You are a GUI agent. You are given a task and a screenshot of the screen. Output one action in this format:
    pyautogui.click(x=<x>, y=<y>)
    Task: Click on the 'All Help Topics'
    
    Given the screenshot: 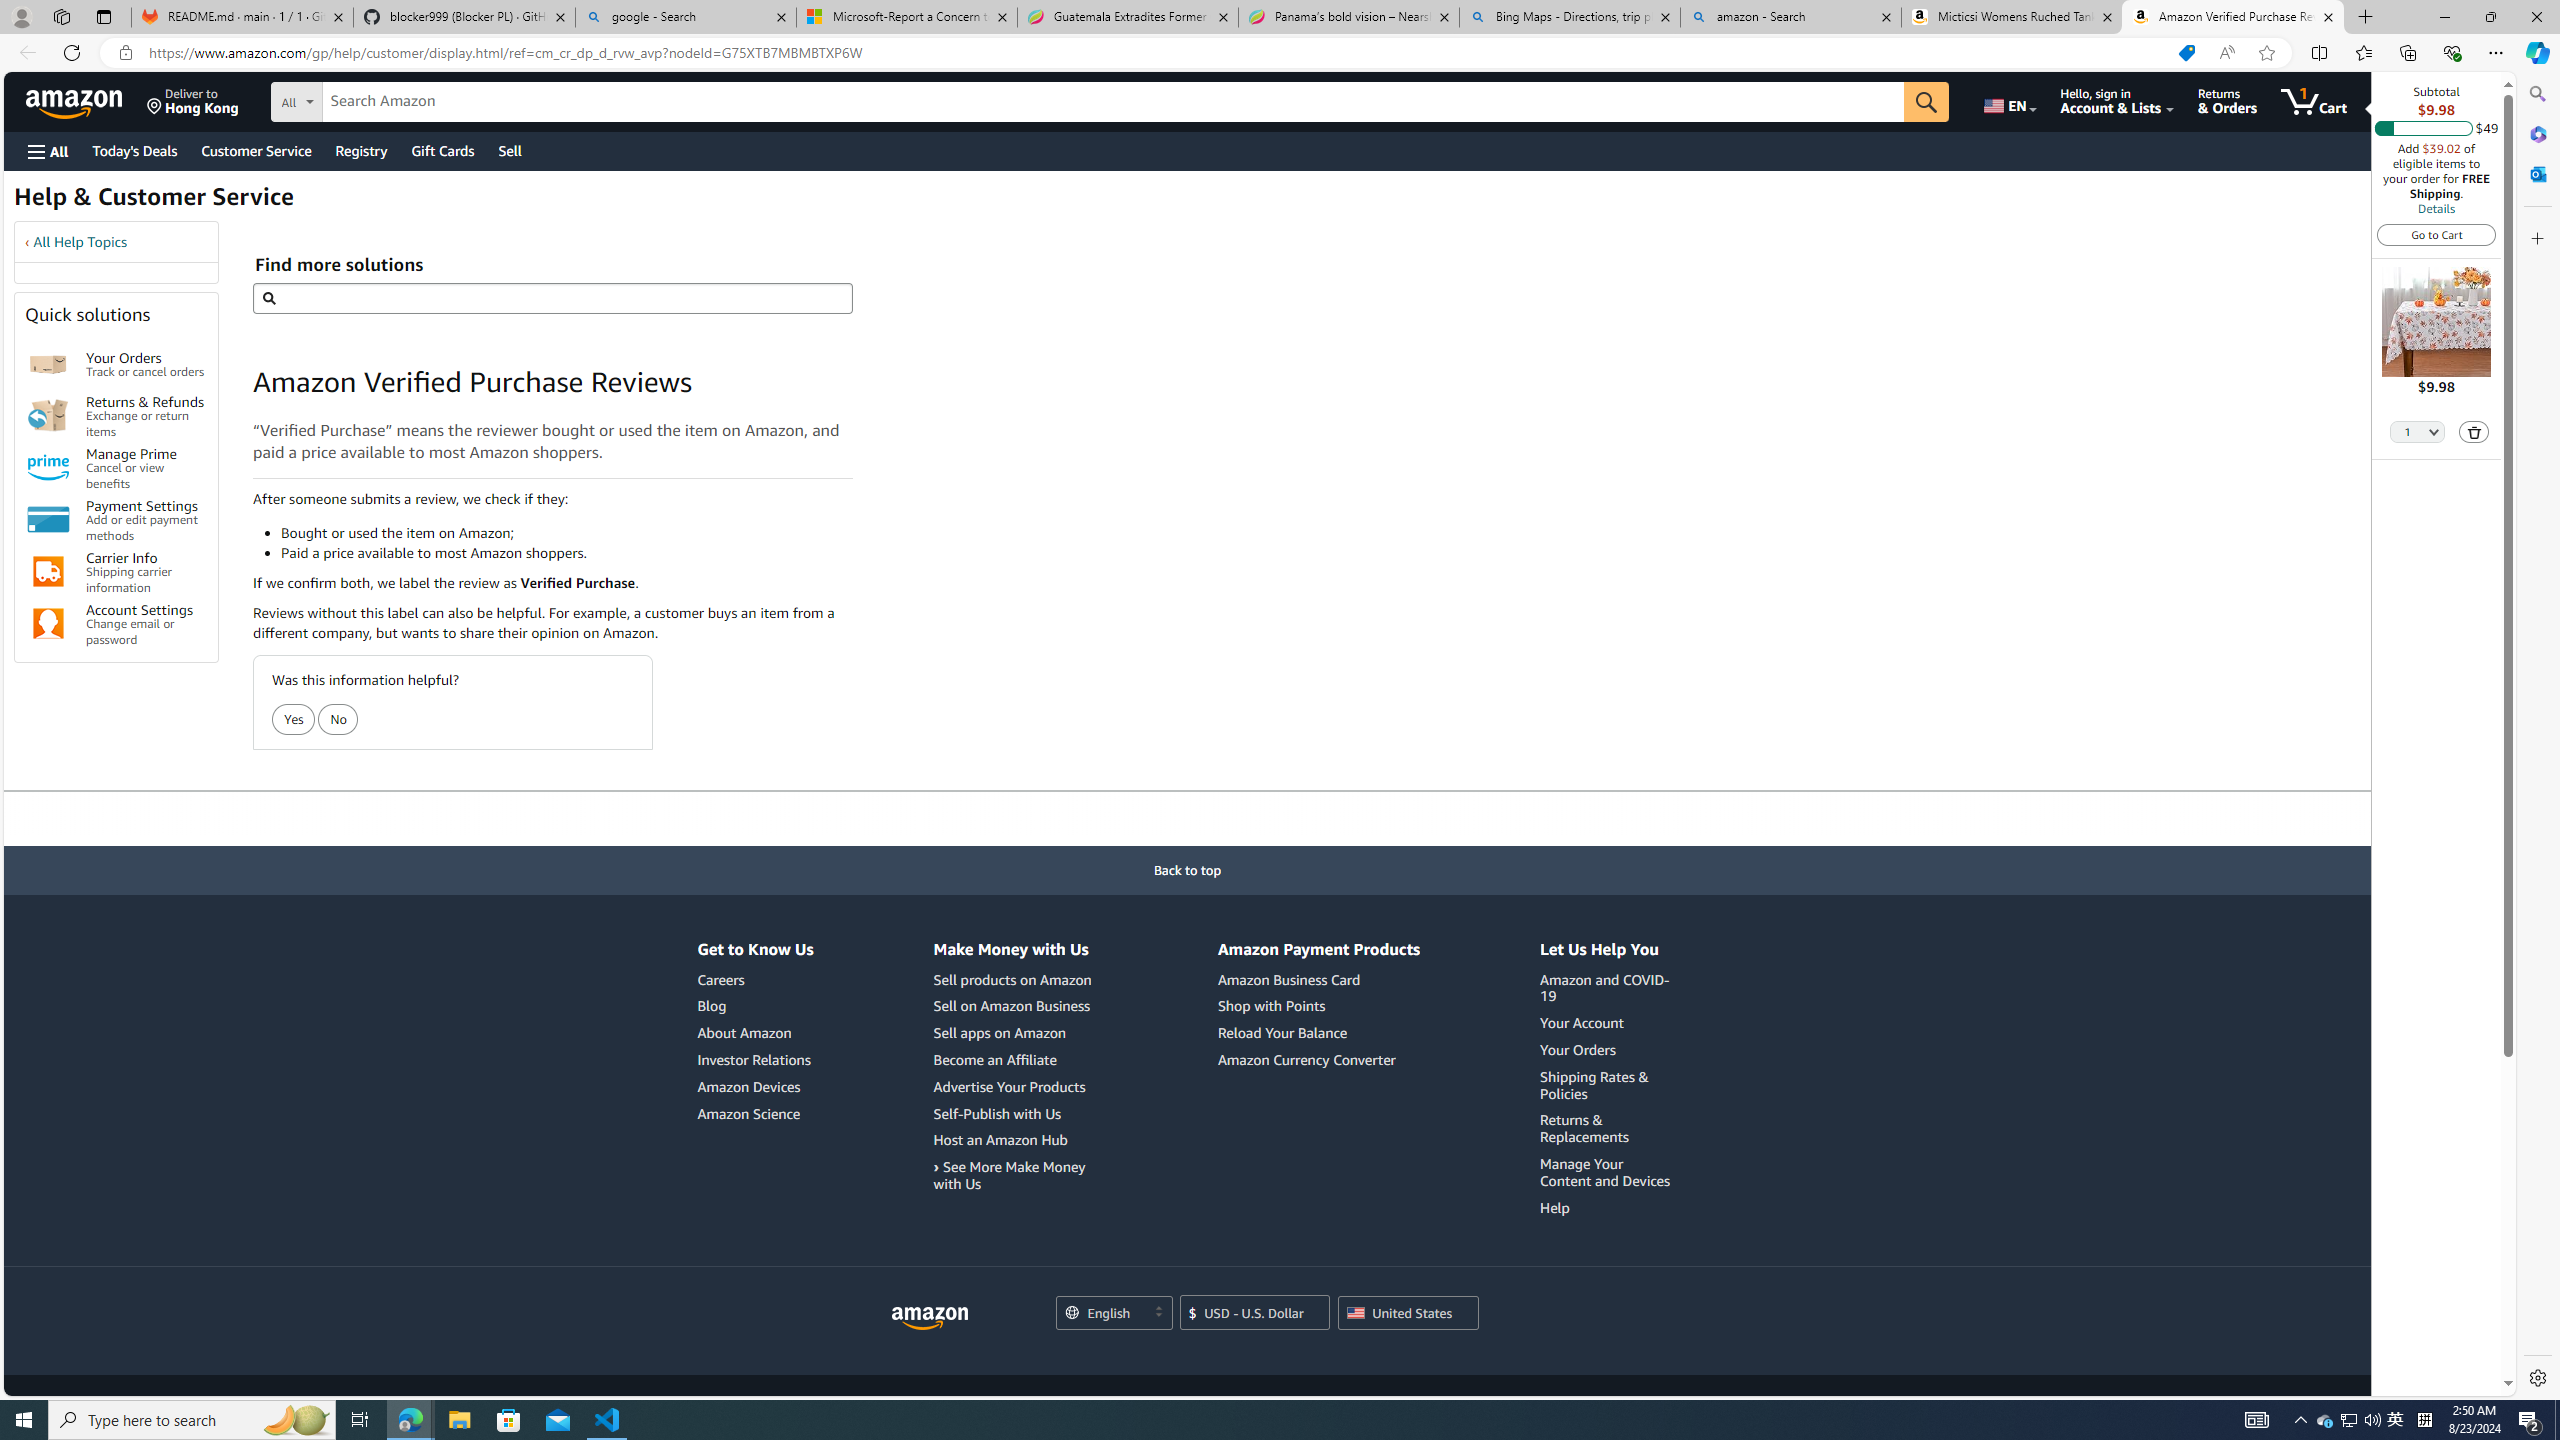 What is the action you would take?
    pyautogui.click(x=80, y=241)
    